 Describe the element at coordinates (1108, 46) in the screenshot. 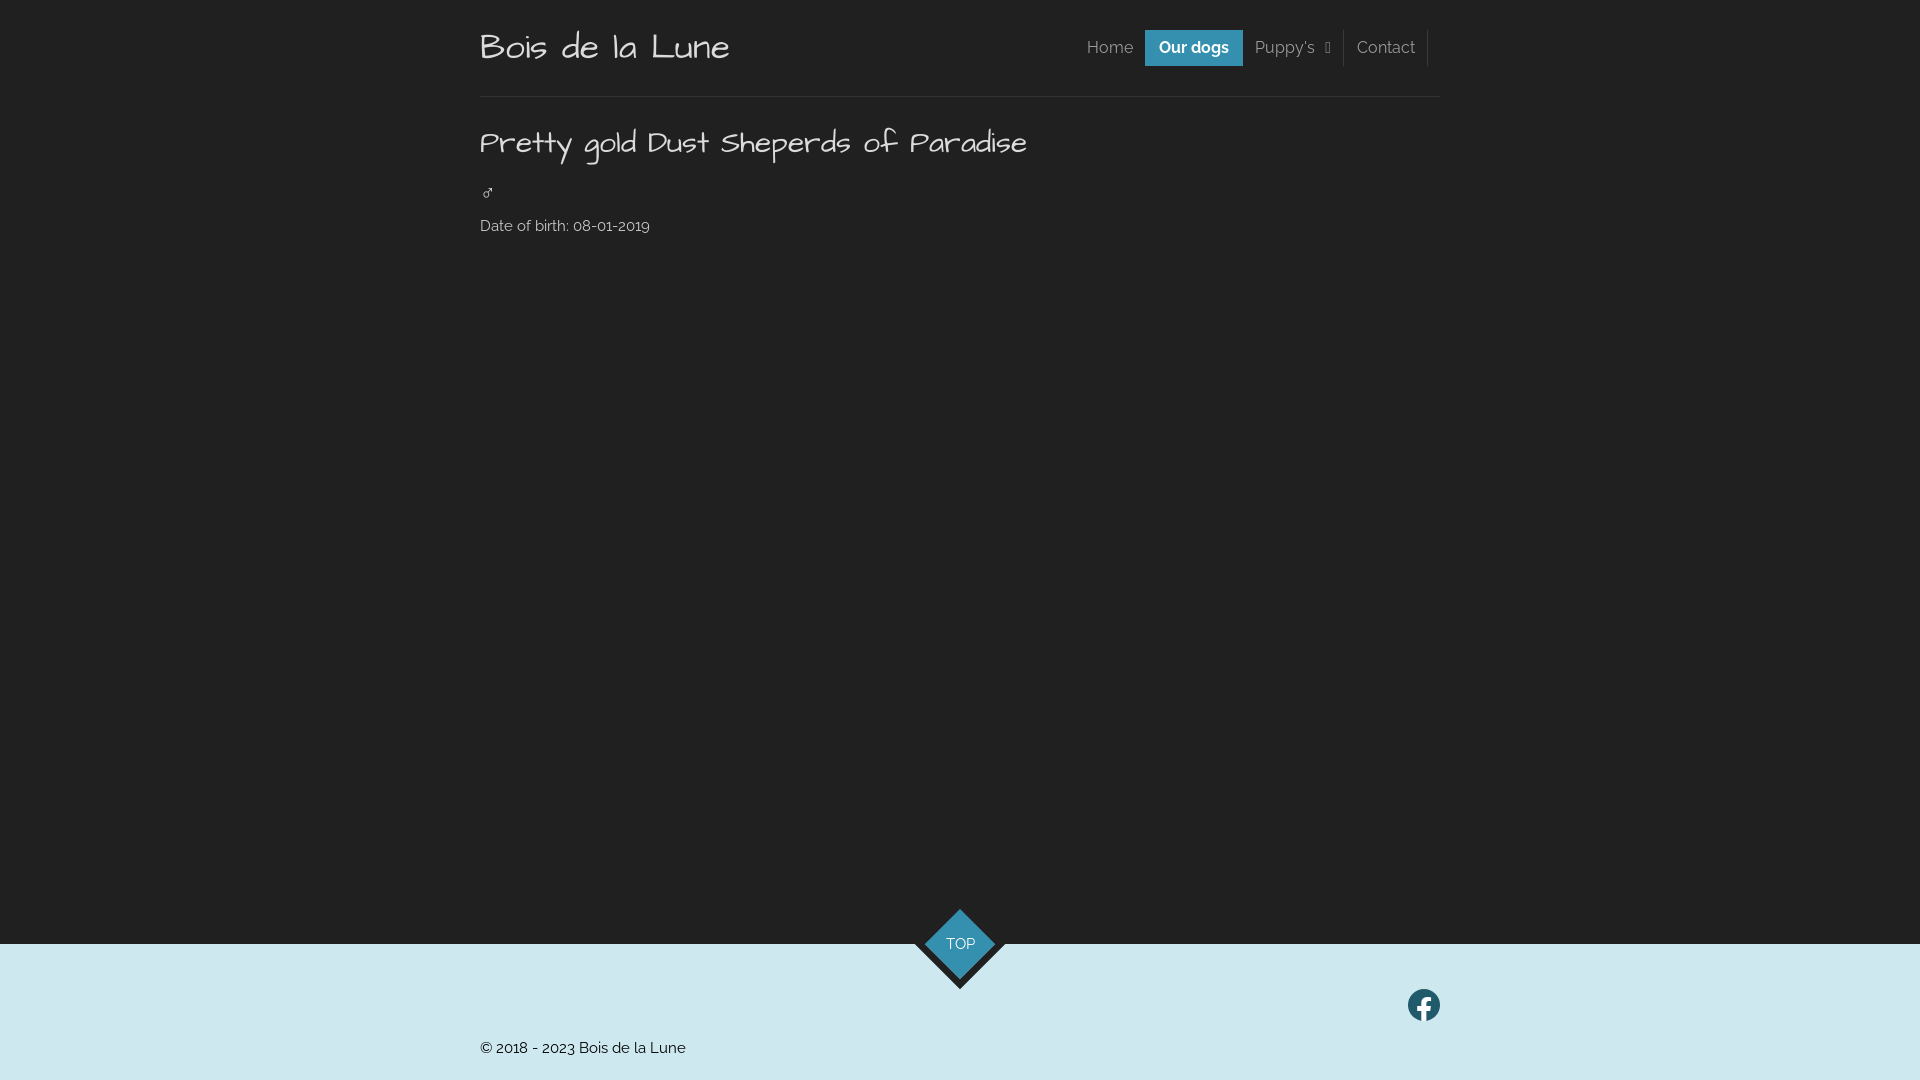

I see `'Home'` at that location.